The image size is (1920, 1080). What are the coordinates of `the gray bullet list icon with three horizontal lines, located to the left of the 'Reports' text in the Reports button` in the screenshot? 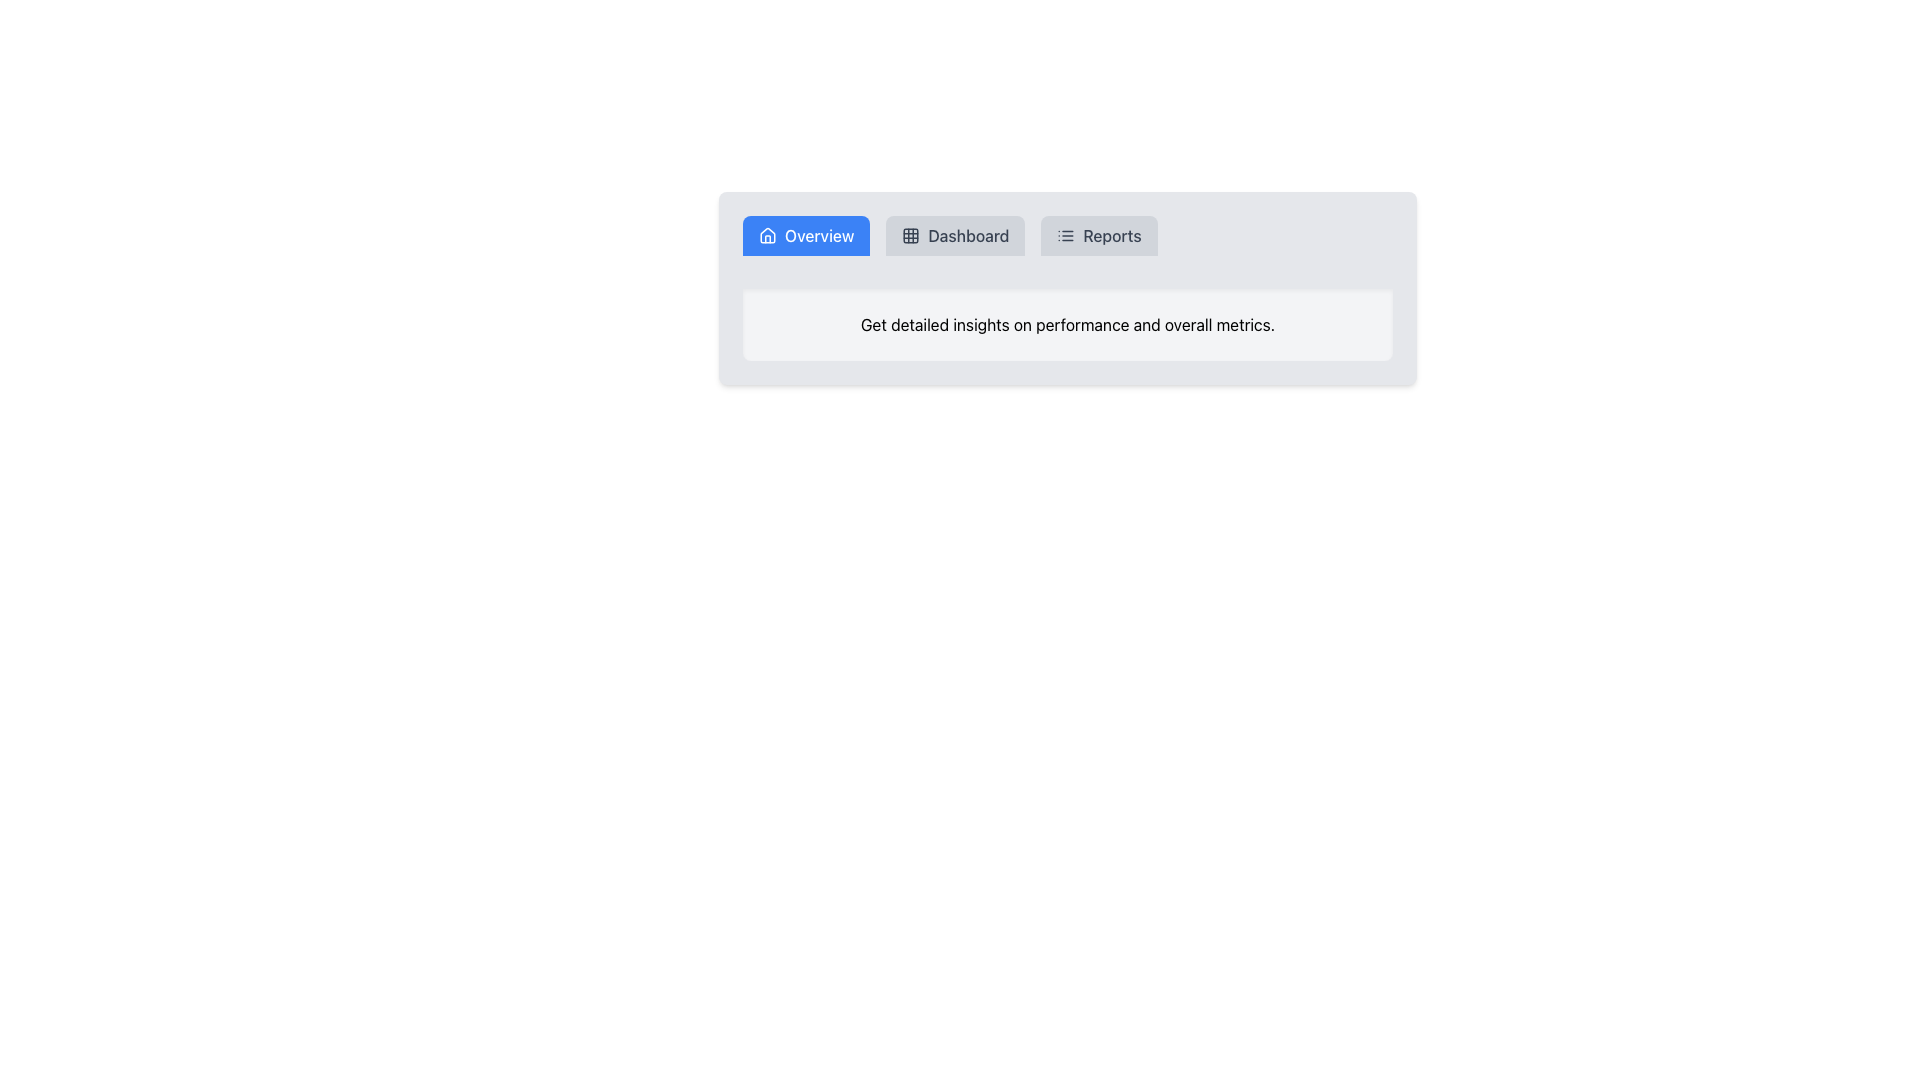 It's located at (1065, 234).